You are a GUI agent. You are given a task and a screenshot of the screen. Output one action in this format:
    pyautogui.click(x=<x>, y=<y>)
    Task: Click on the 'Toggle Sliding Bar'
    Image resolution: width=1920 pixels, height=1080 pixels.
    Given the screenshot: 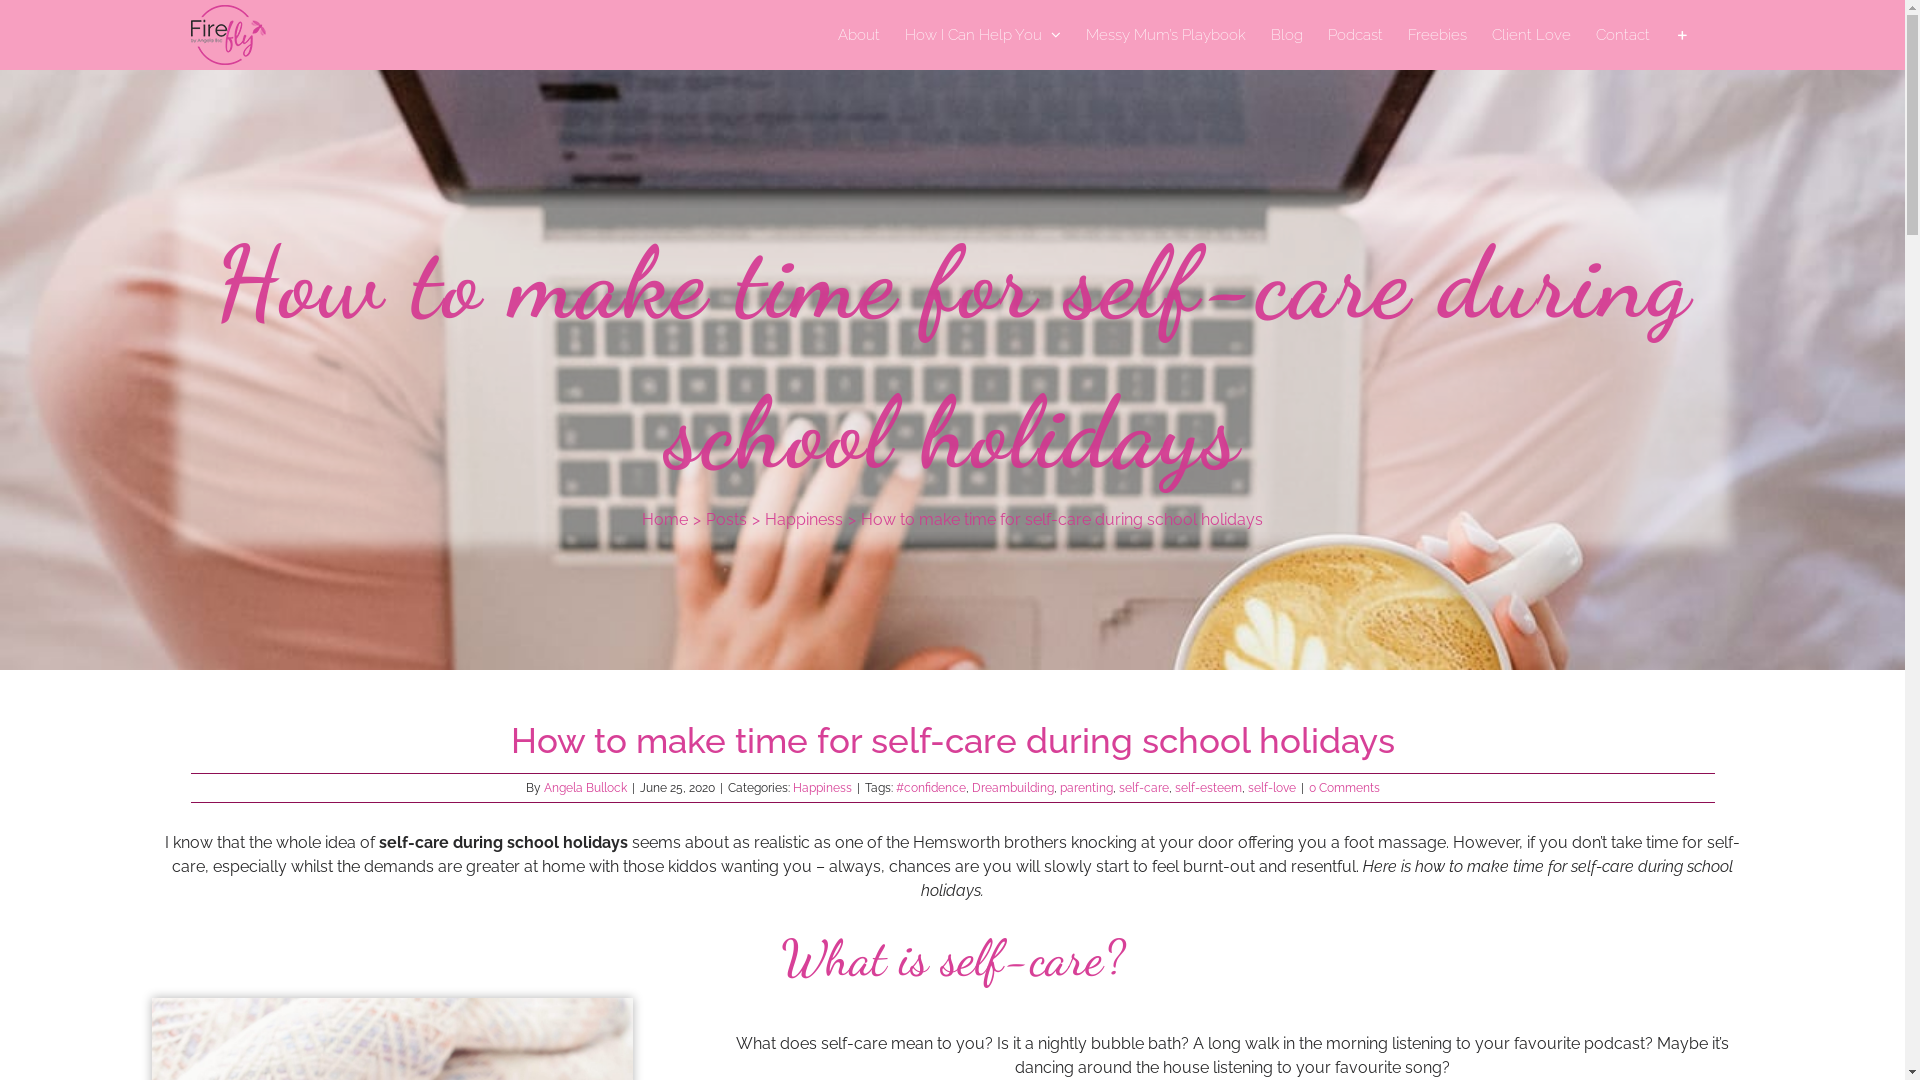 What is the action you would take?
    pyautogui.click(x=1680, y=34)
    